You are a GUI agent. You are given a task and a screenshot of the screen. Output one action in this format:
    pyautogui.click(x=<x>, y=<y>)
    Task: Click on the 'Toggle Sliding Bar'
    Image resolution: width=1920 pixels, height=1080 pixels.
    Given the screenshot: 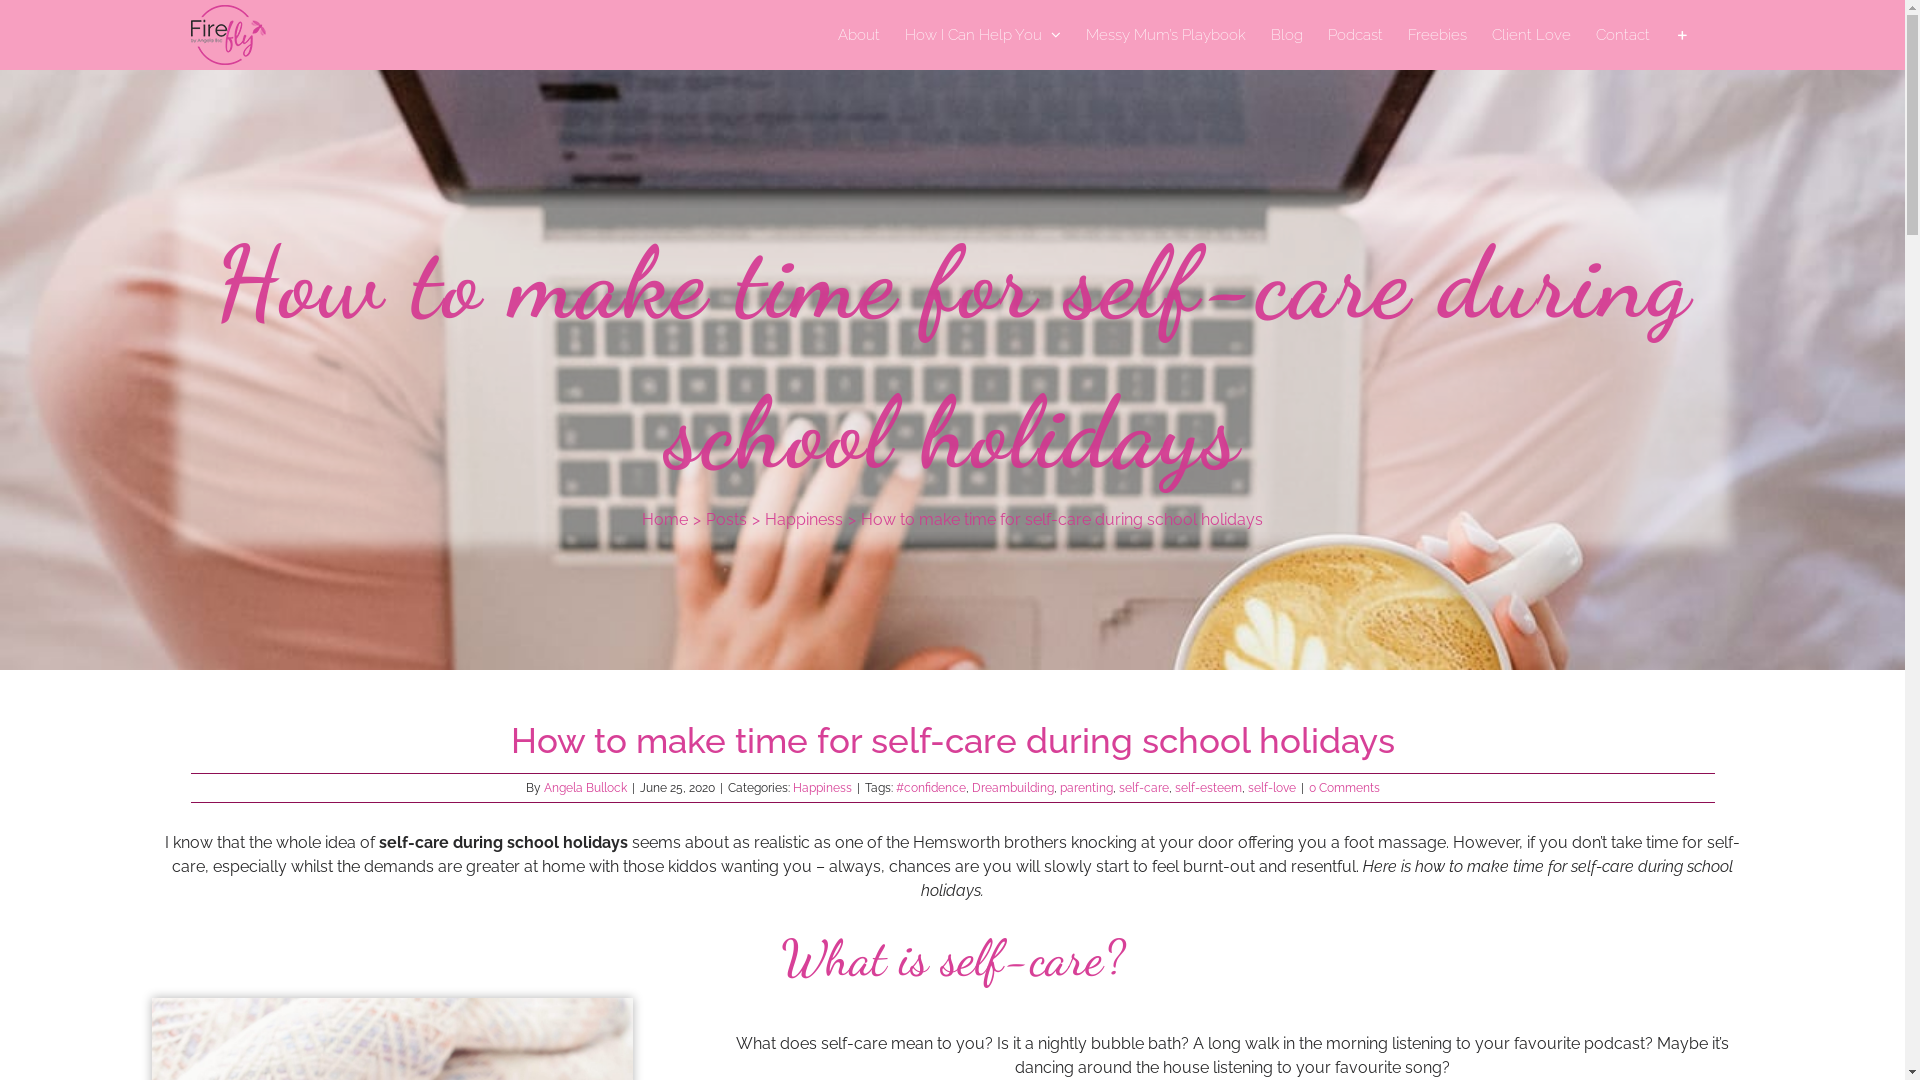 What is the action you would take?
    pyautogui.click(x=1680, y=34)
    